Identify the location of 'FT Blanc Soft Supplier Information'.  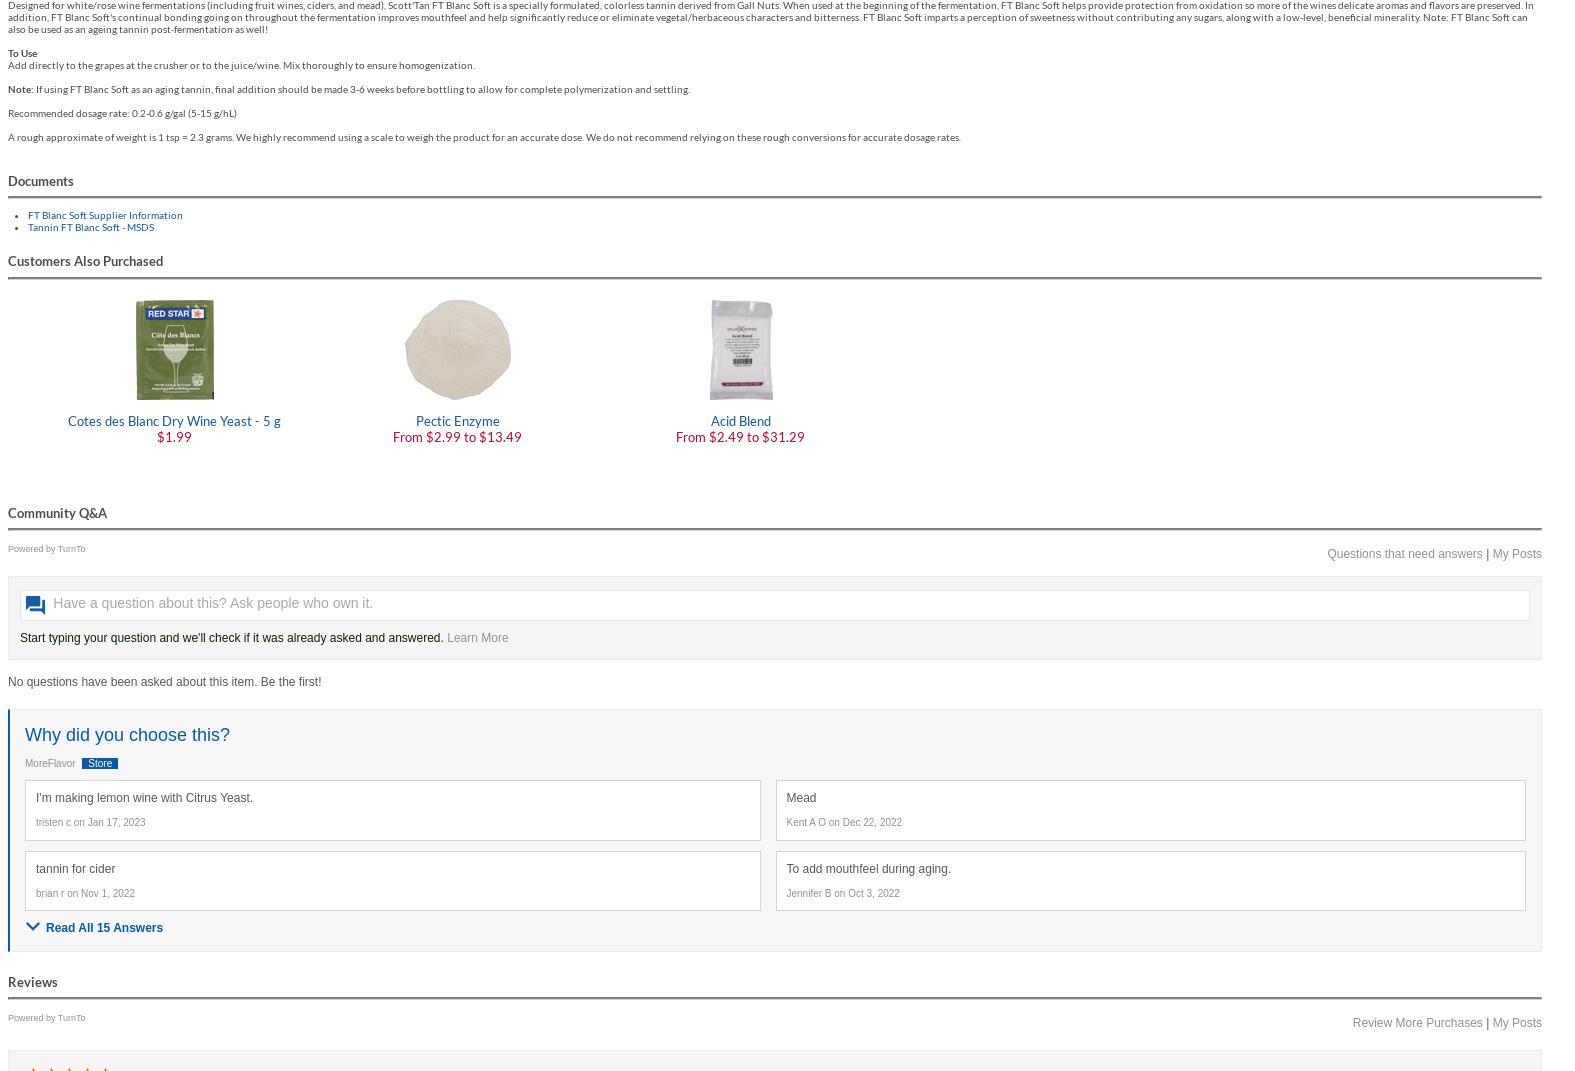
(104, 213).